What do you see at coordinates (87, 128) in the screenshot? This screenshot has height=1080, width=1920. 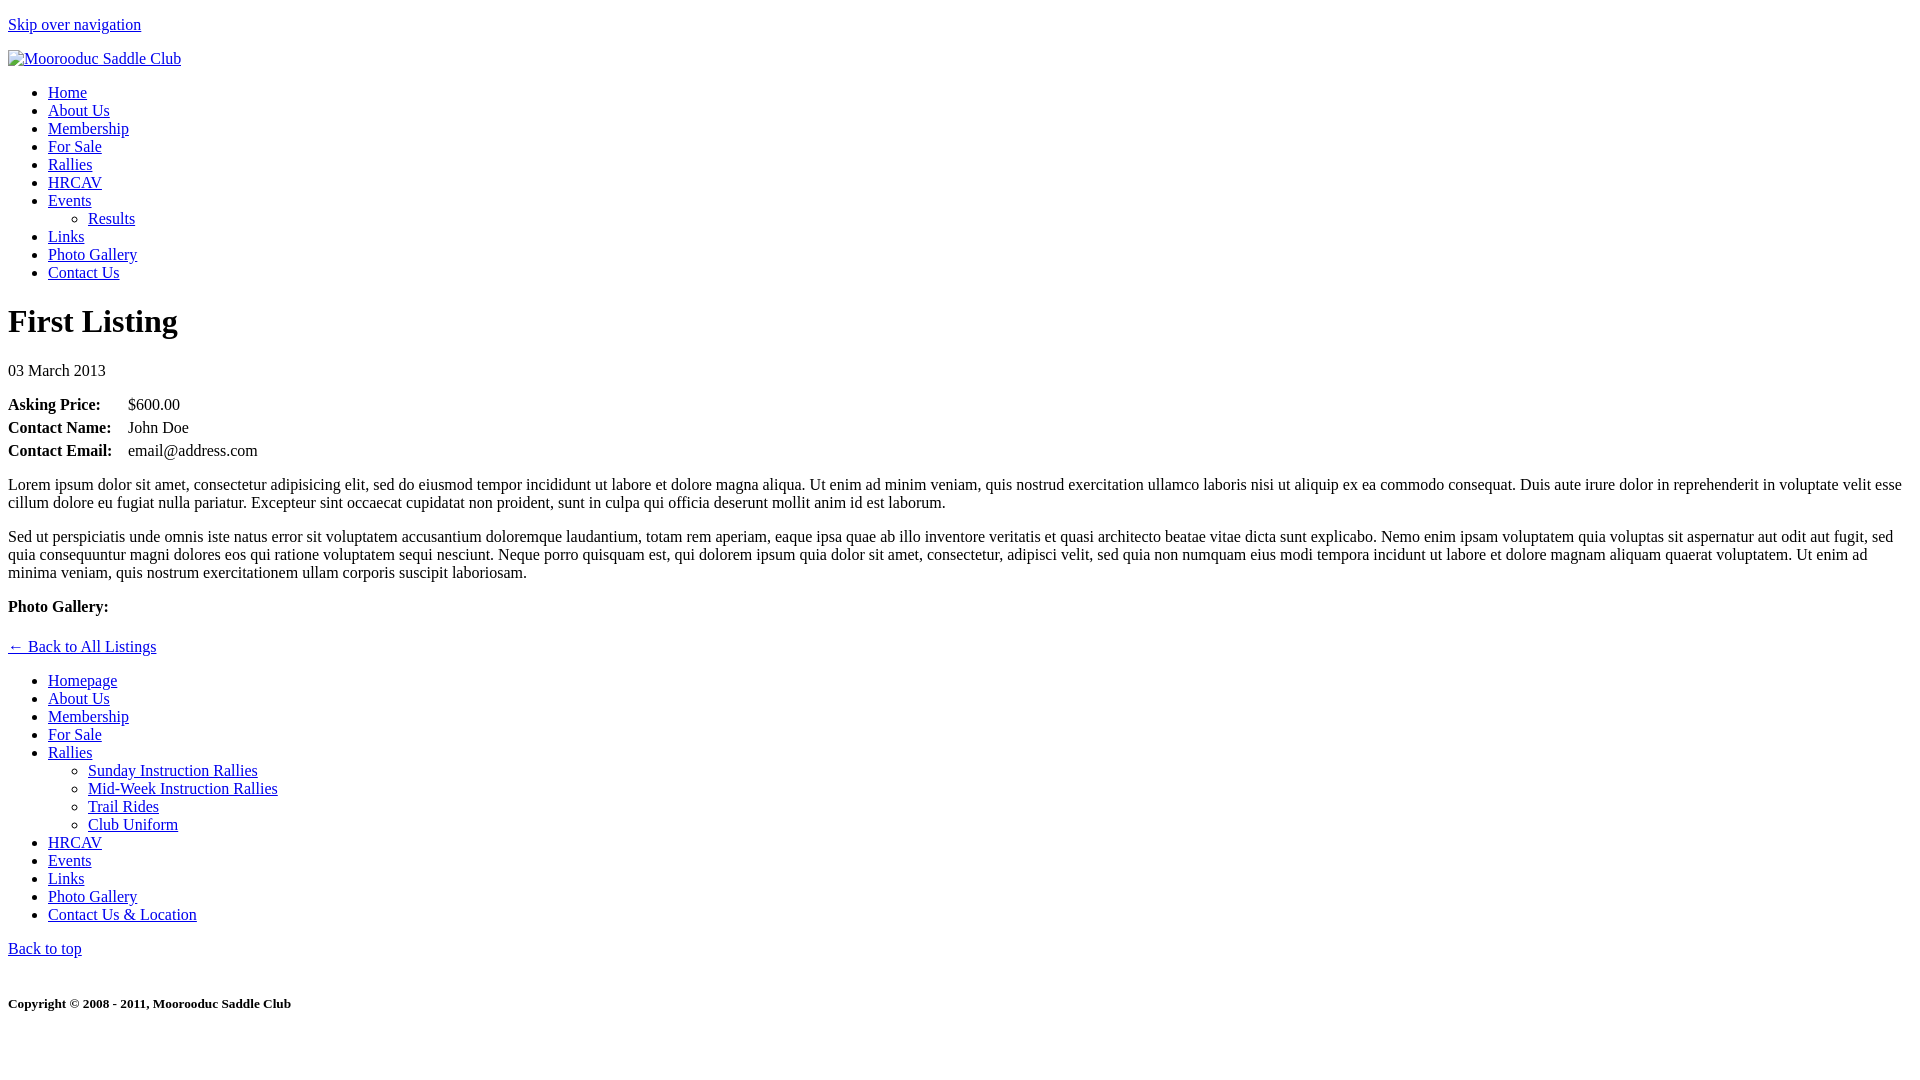 I see `'Membership'` at bounding box center [87, 128].